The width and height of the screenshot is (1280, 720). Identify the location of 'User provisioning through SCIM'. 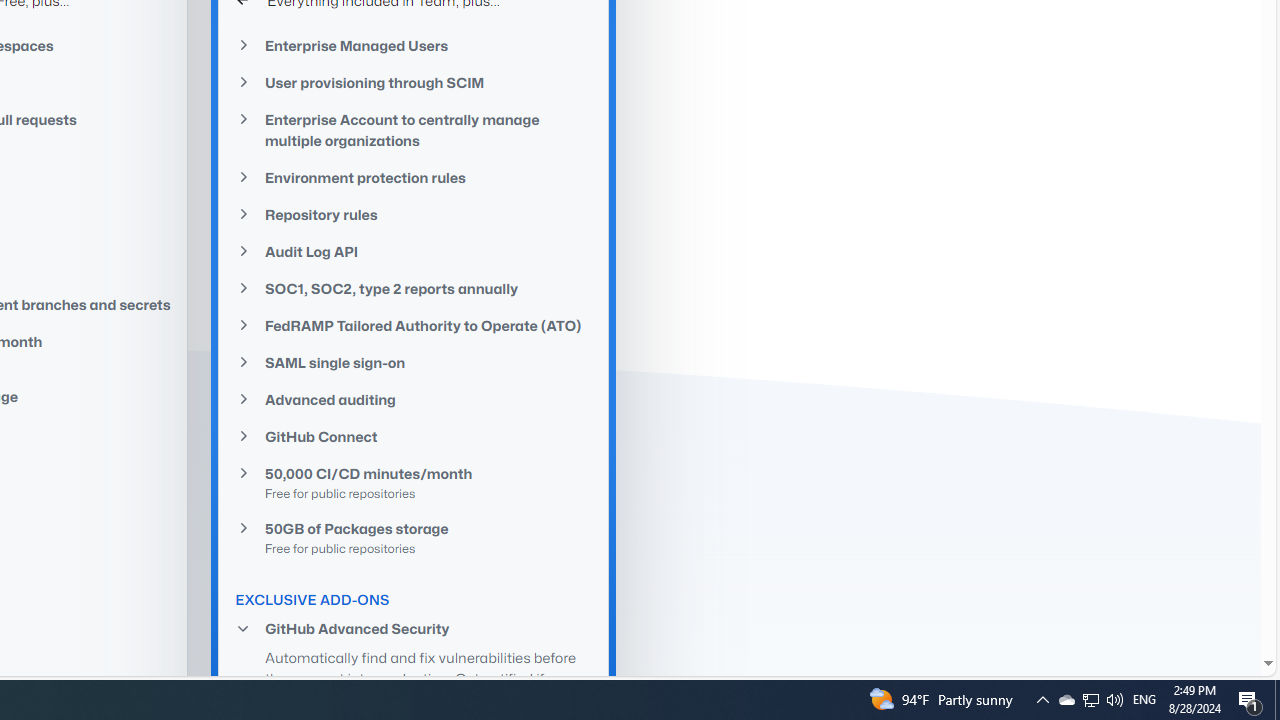
(413, 81).